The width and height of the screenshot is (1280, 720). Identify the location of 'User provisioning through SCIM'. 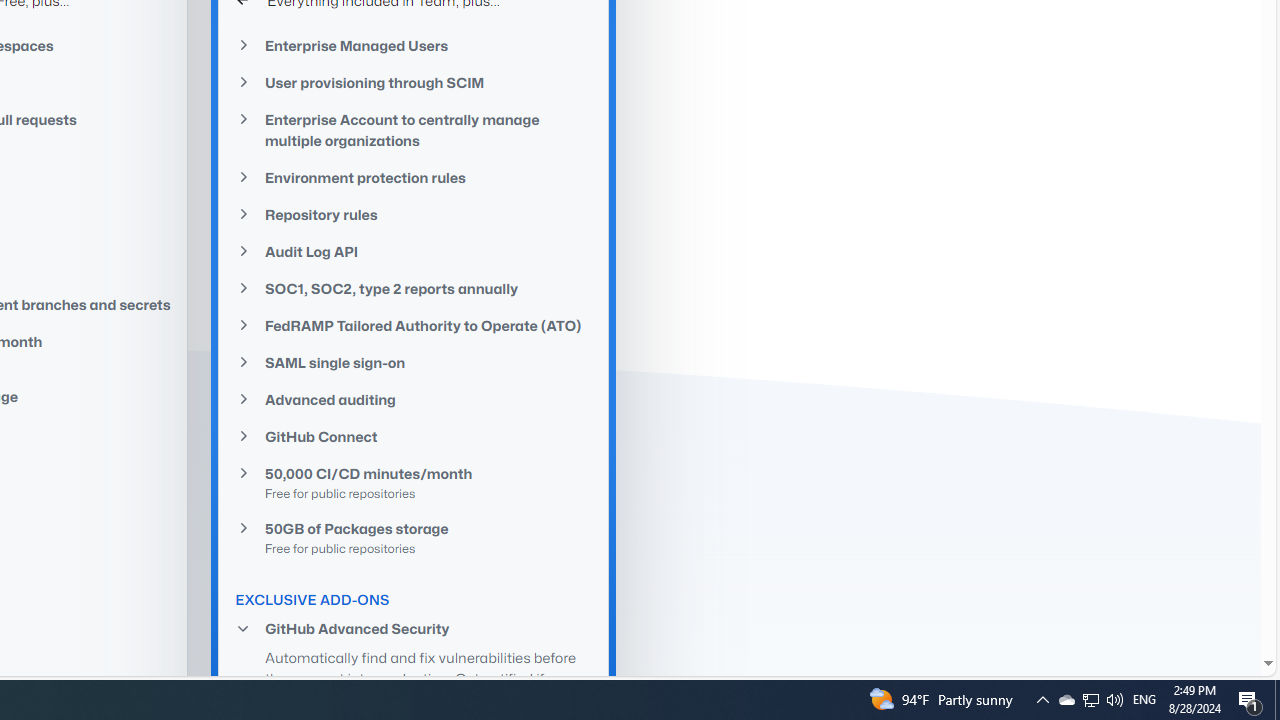
(413, 81).